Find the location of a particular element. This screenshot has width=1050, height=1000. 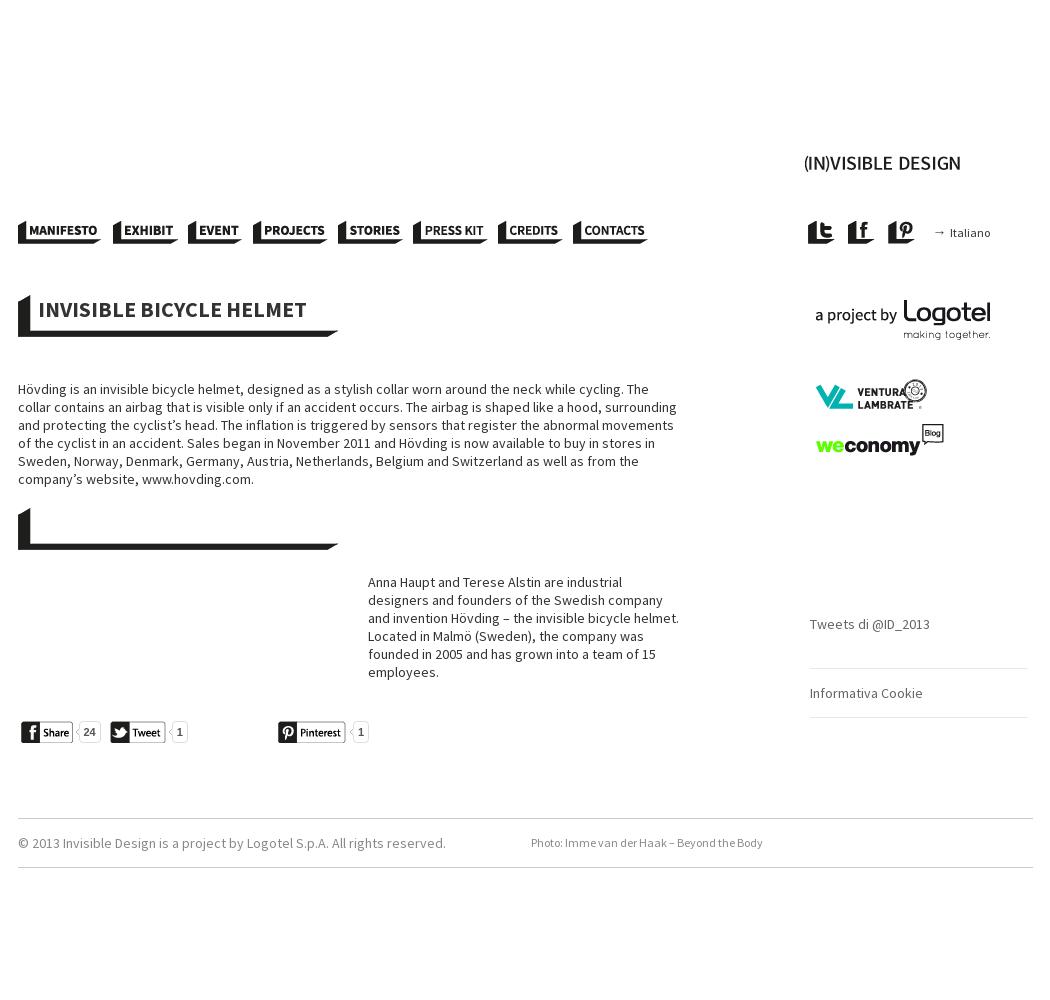

'S.p.A. All rights reserved.' is located at coordinates (367, 842).